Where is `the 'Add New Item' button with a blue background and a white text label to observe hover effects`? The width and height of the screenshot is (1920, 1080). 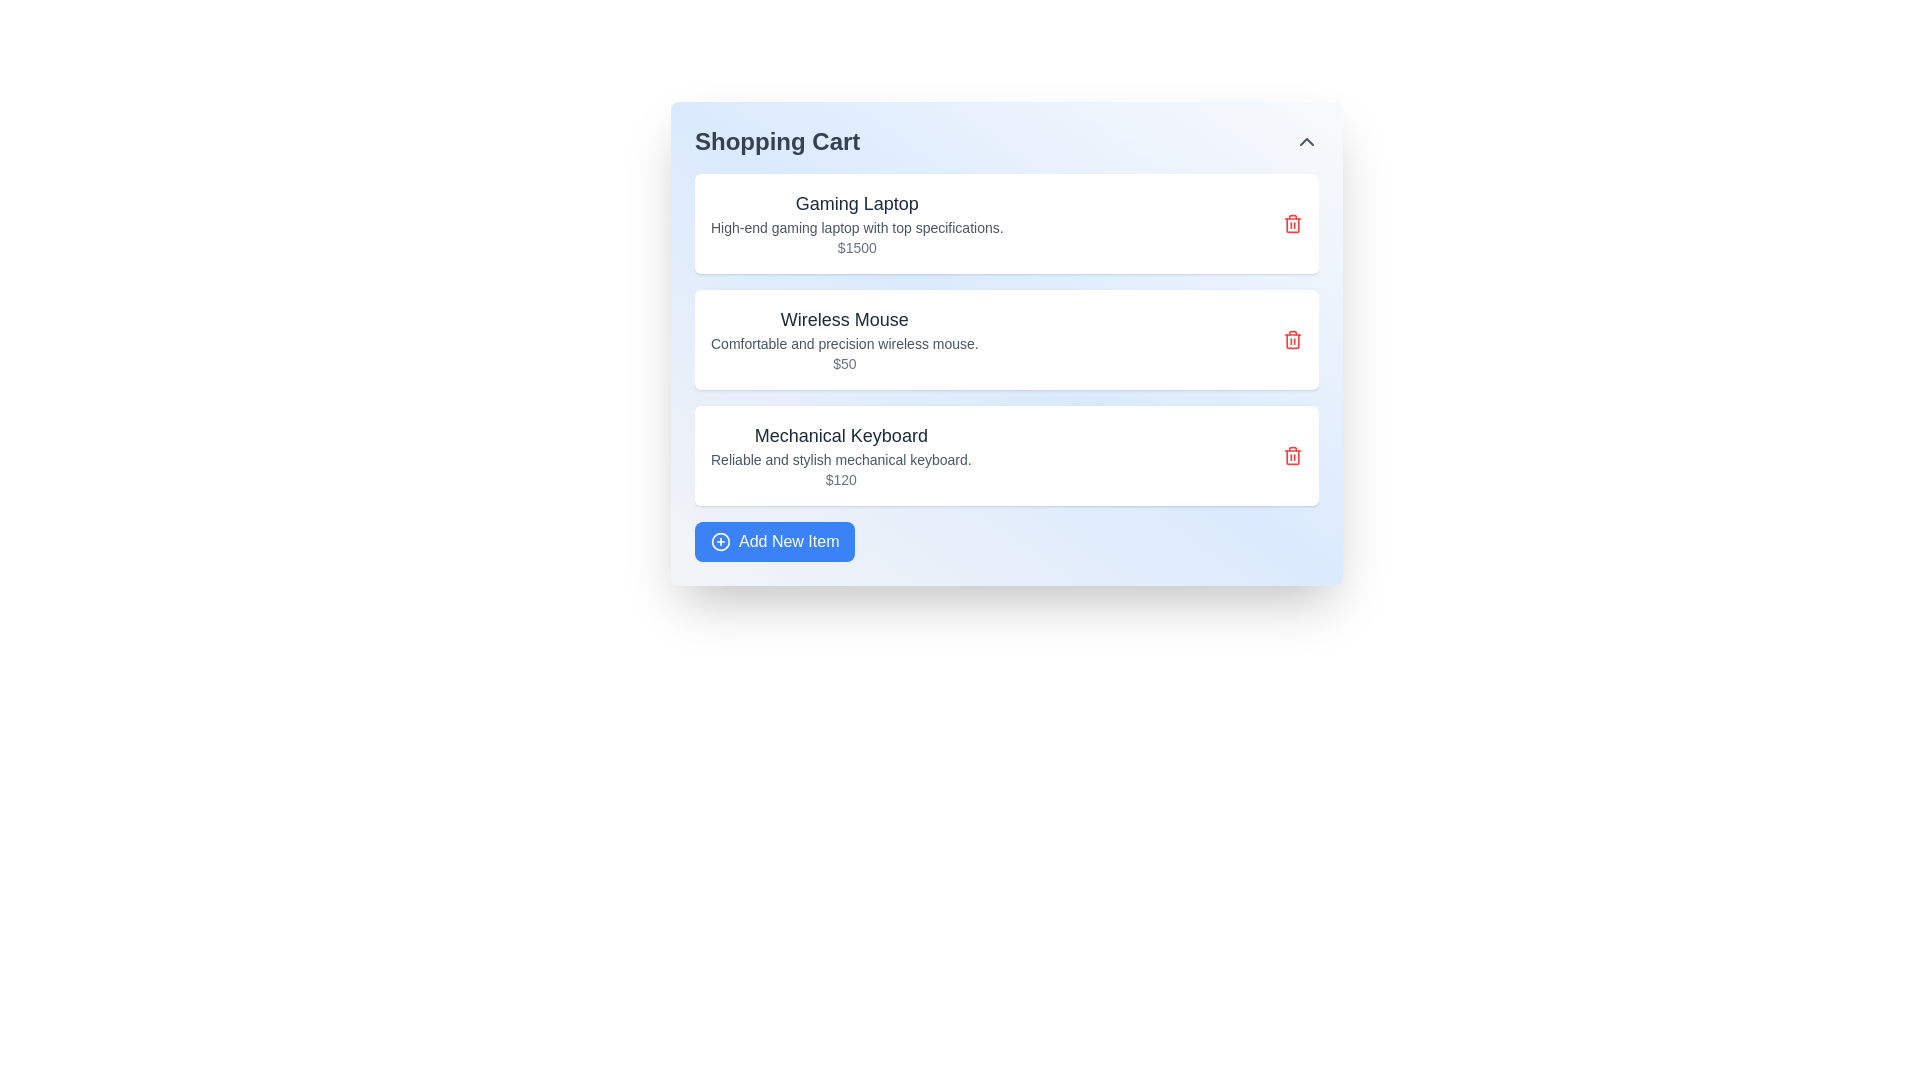 the 'Add New Item' button with a blue background and a white text label to observe hover effects is located at coordinates (774, 542).